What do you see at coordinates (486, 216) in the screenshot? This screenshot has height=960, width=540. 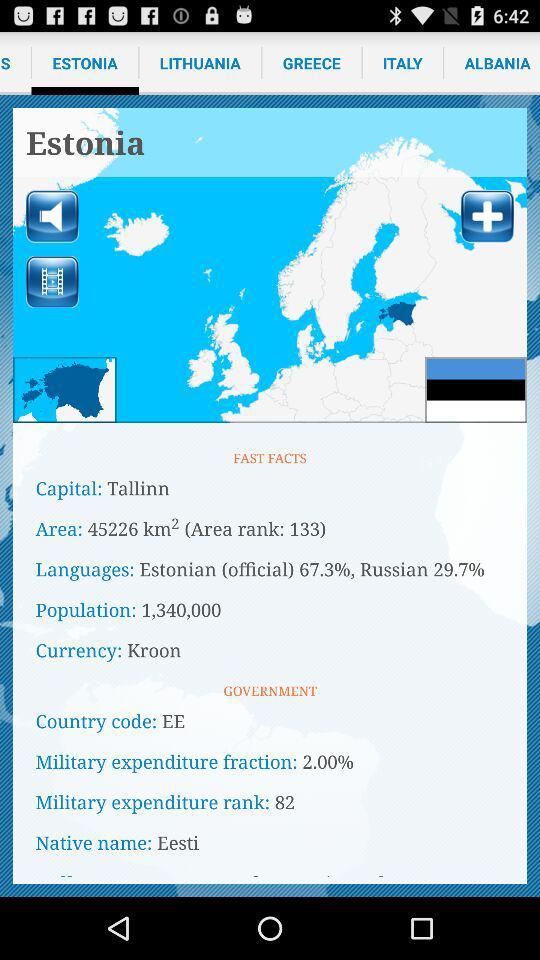 I see `more information` at bounding box center [486, 216].